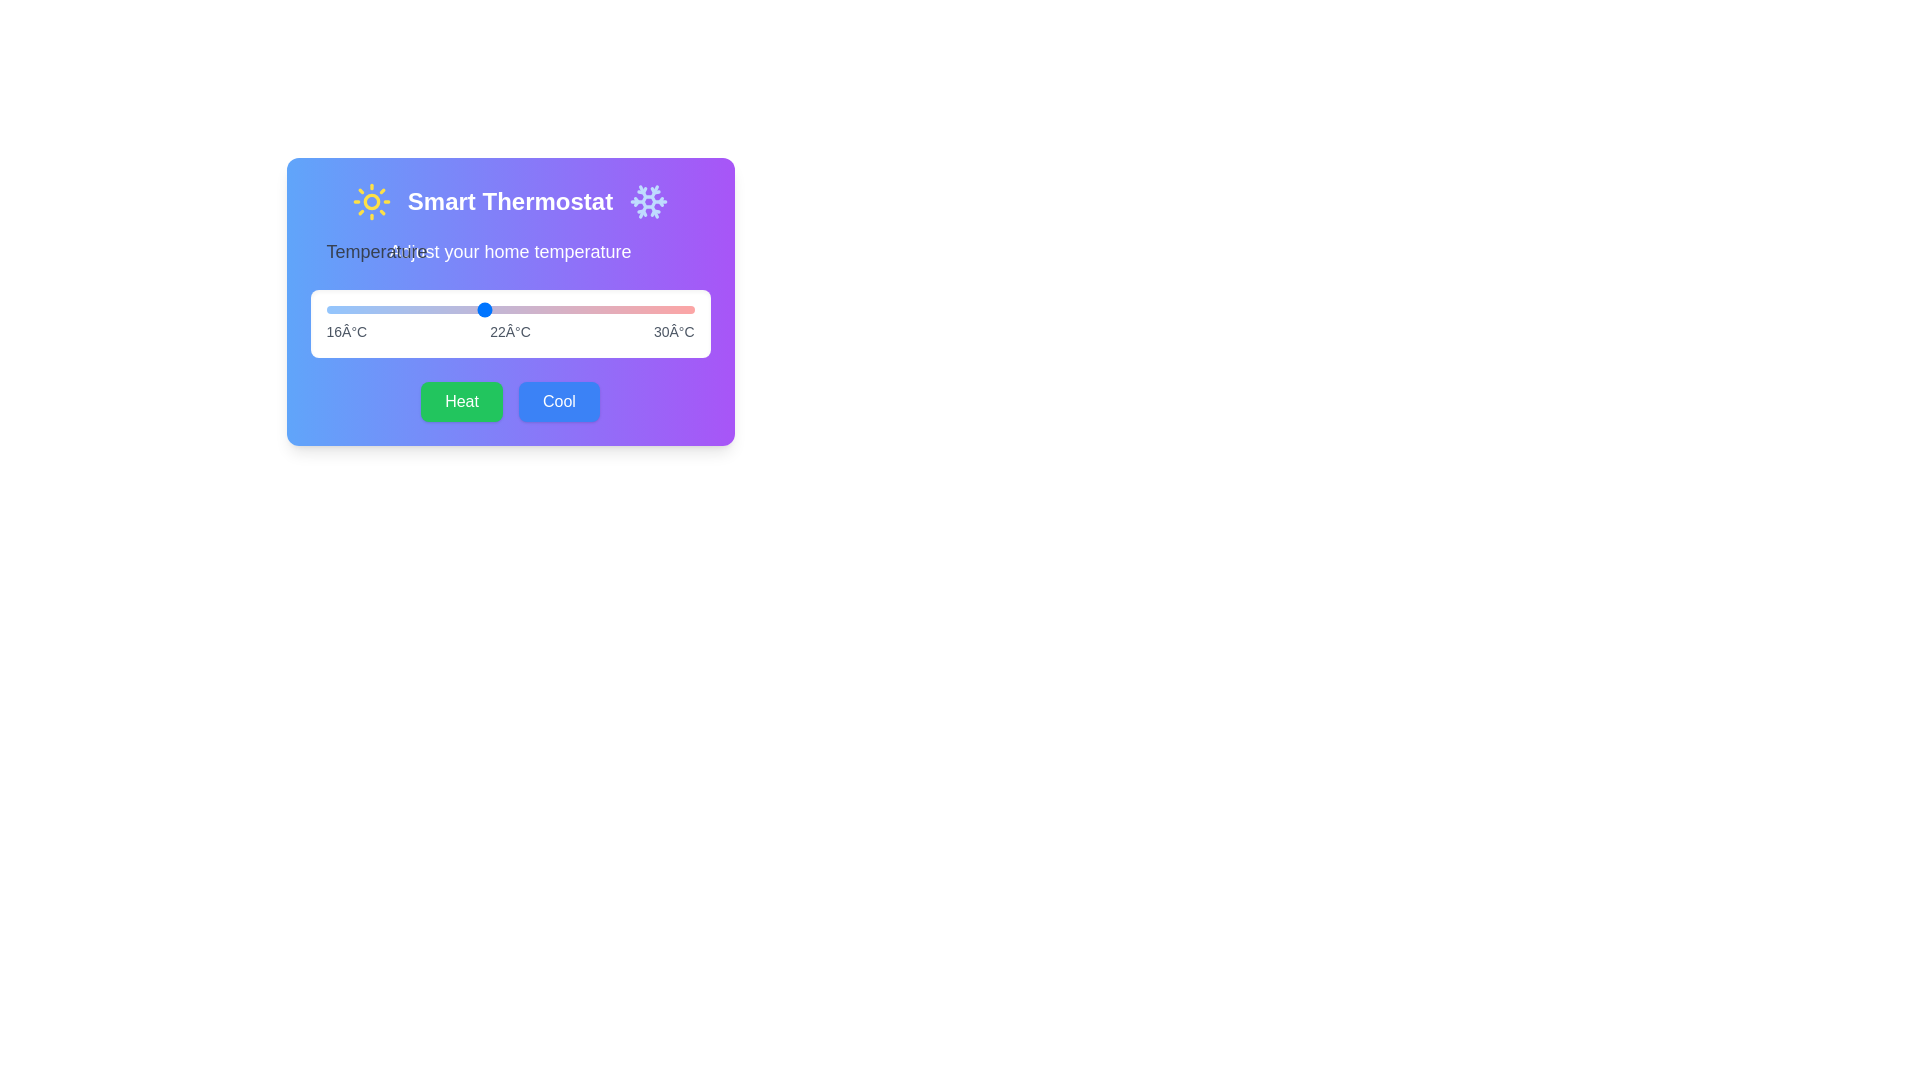  Describe the element at coordinates (430, 309) in the screenshot. I see `the temperature slider to 20 degrees Celsius` at that location.